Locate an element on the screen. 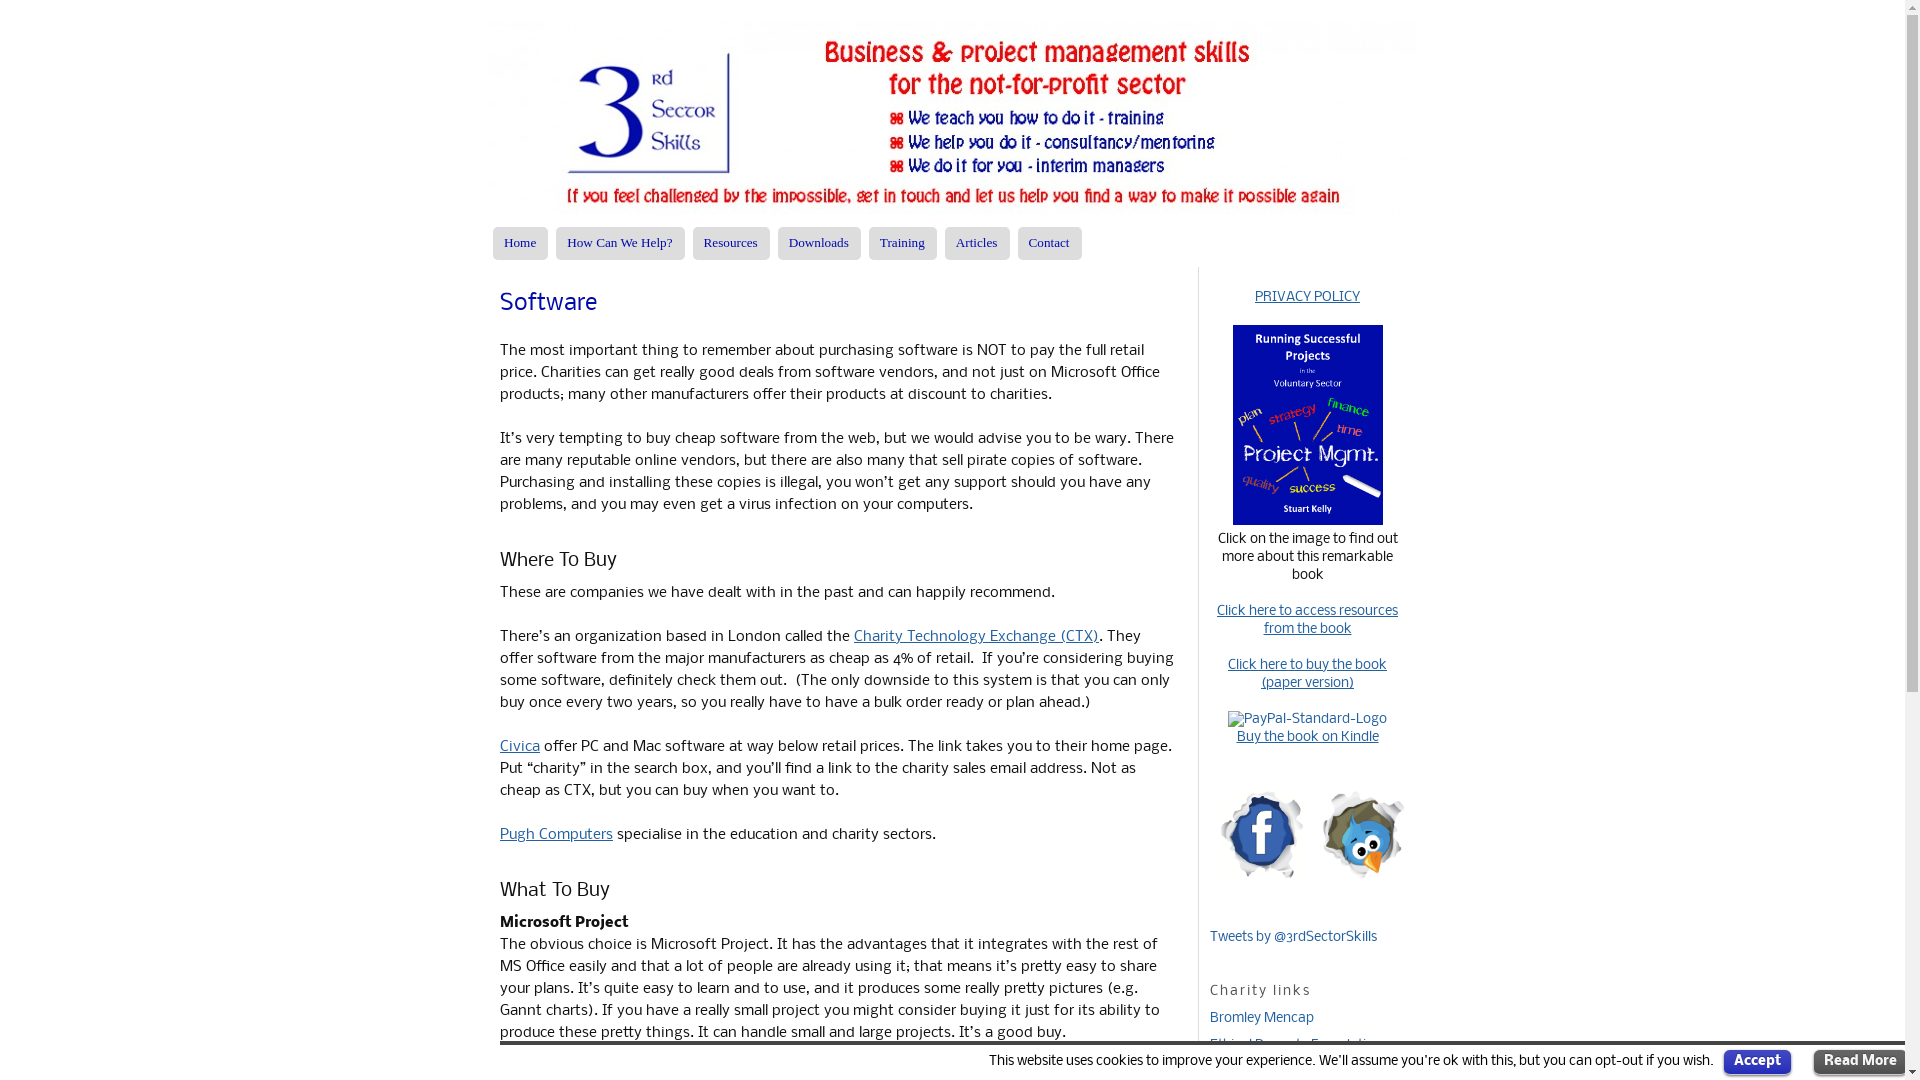  'Articles' is located at coordinates (977, 242).